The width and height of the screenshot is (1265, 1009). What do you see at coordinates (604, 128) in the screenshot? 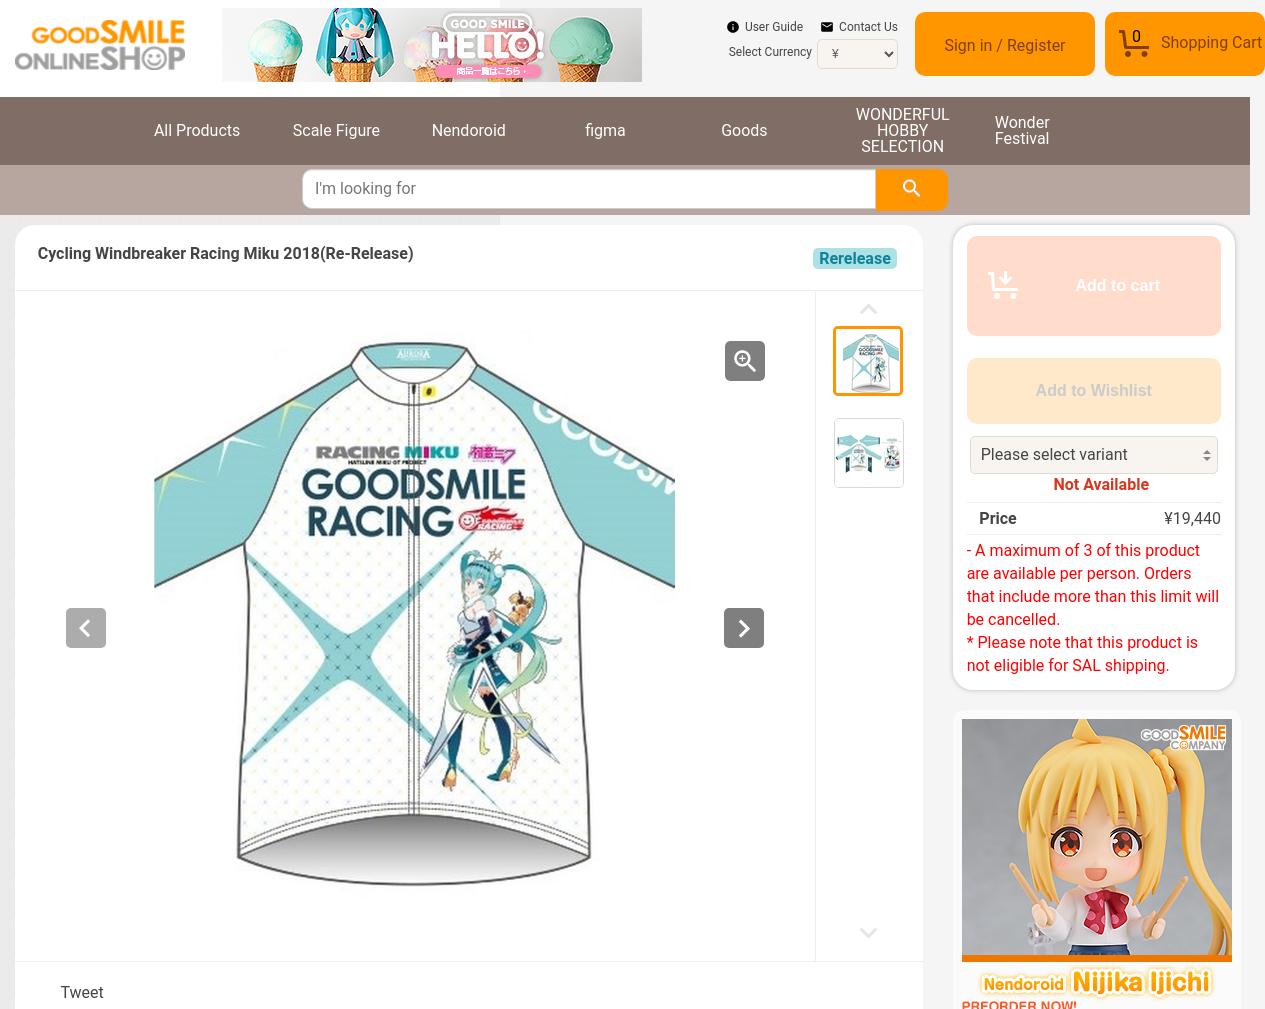
I see `'figma'` at bounding box center [604, 128].